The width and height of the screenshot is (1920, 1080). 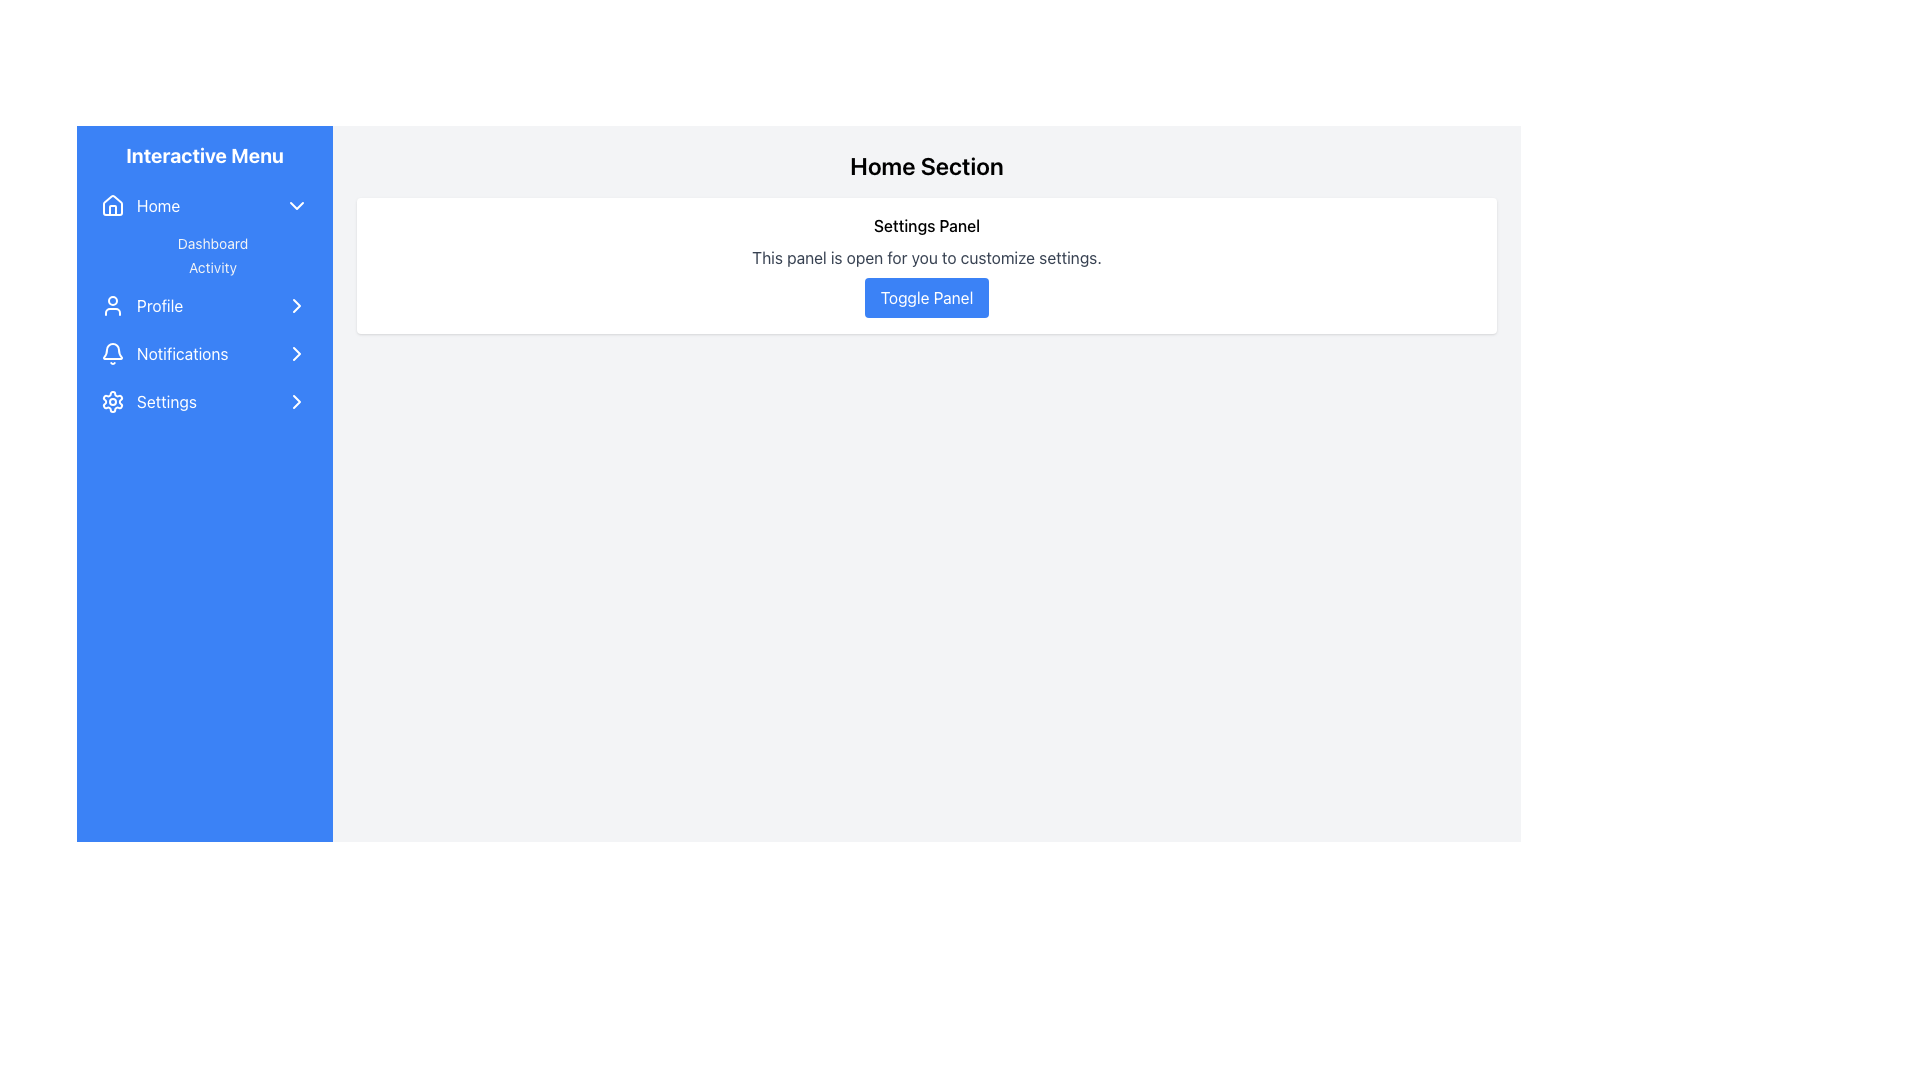 What do you see at coordinates (112, 401) in the screenshot?
I see `the cogwheel-like settings icon located in the vertical navigation bar next to the 'Settings' label` at bounding box center [112, 401].